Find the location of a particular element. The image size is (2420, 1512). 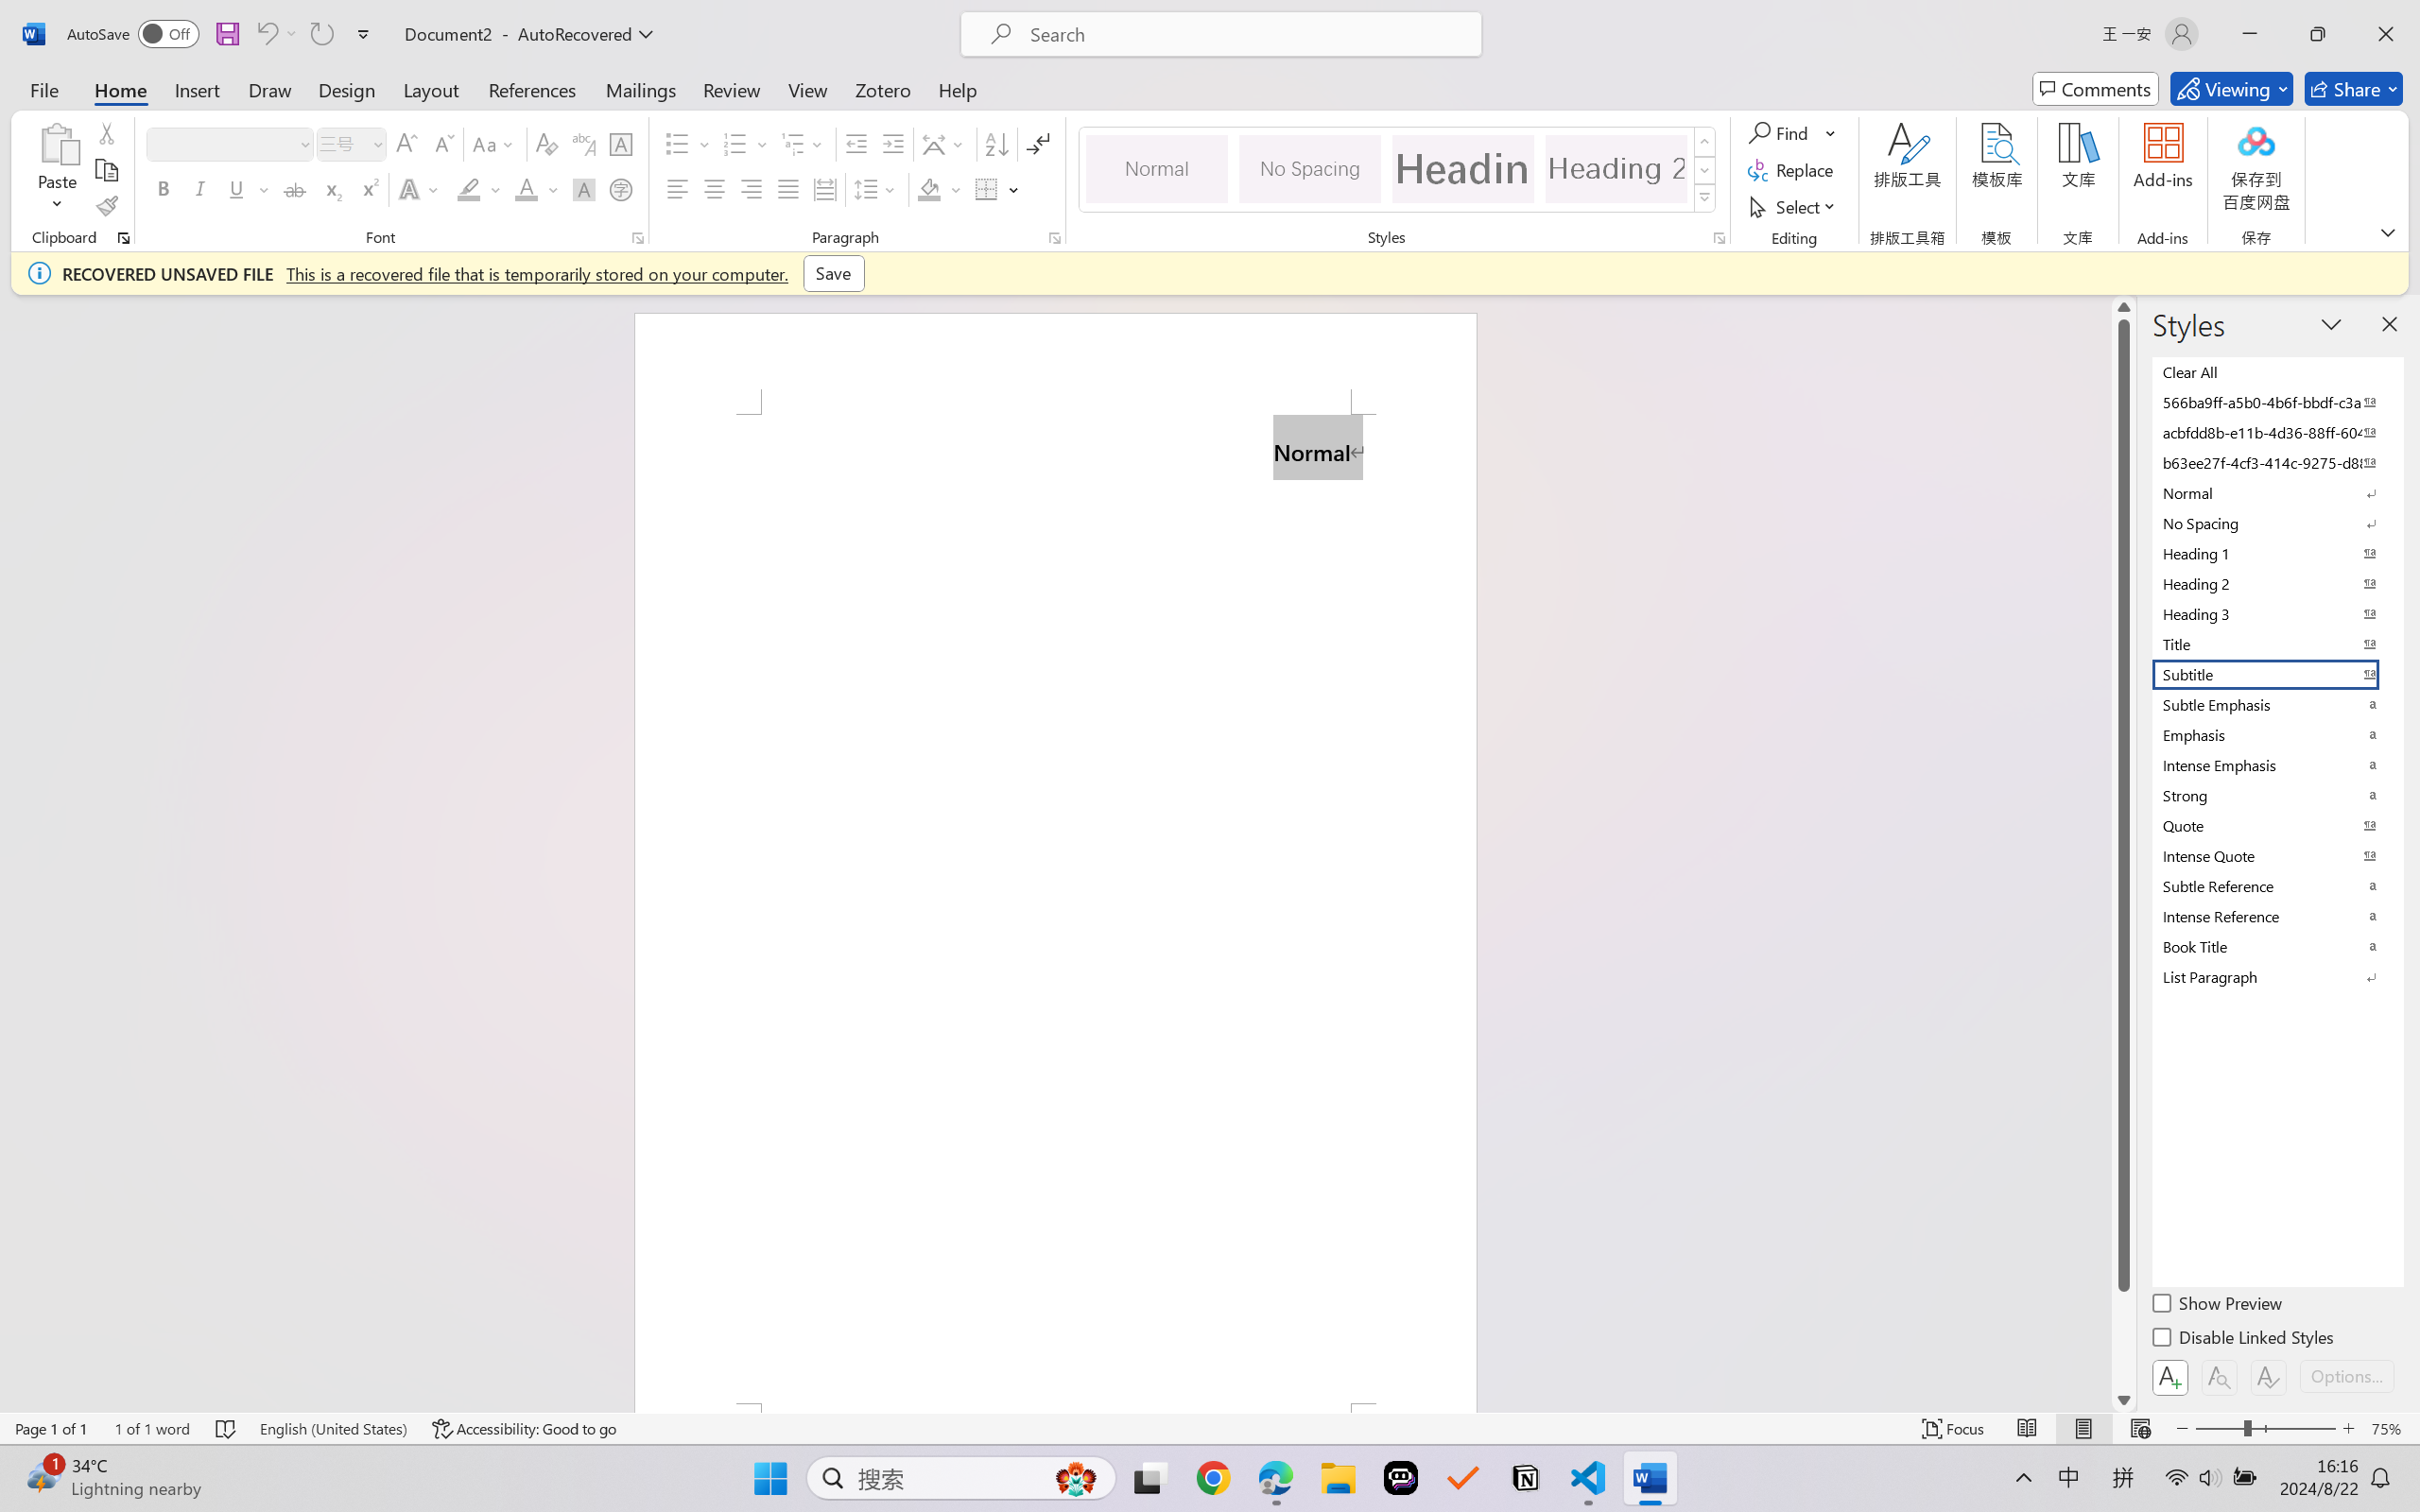

'Can' is located at coordinates (274, 33).